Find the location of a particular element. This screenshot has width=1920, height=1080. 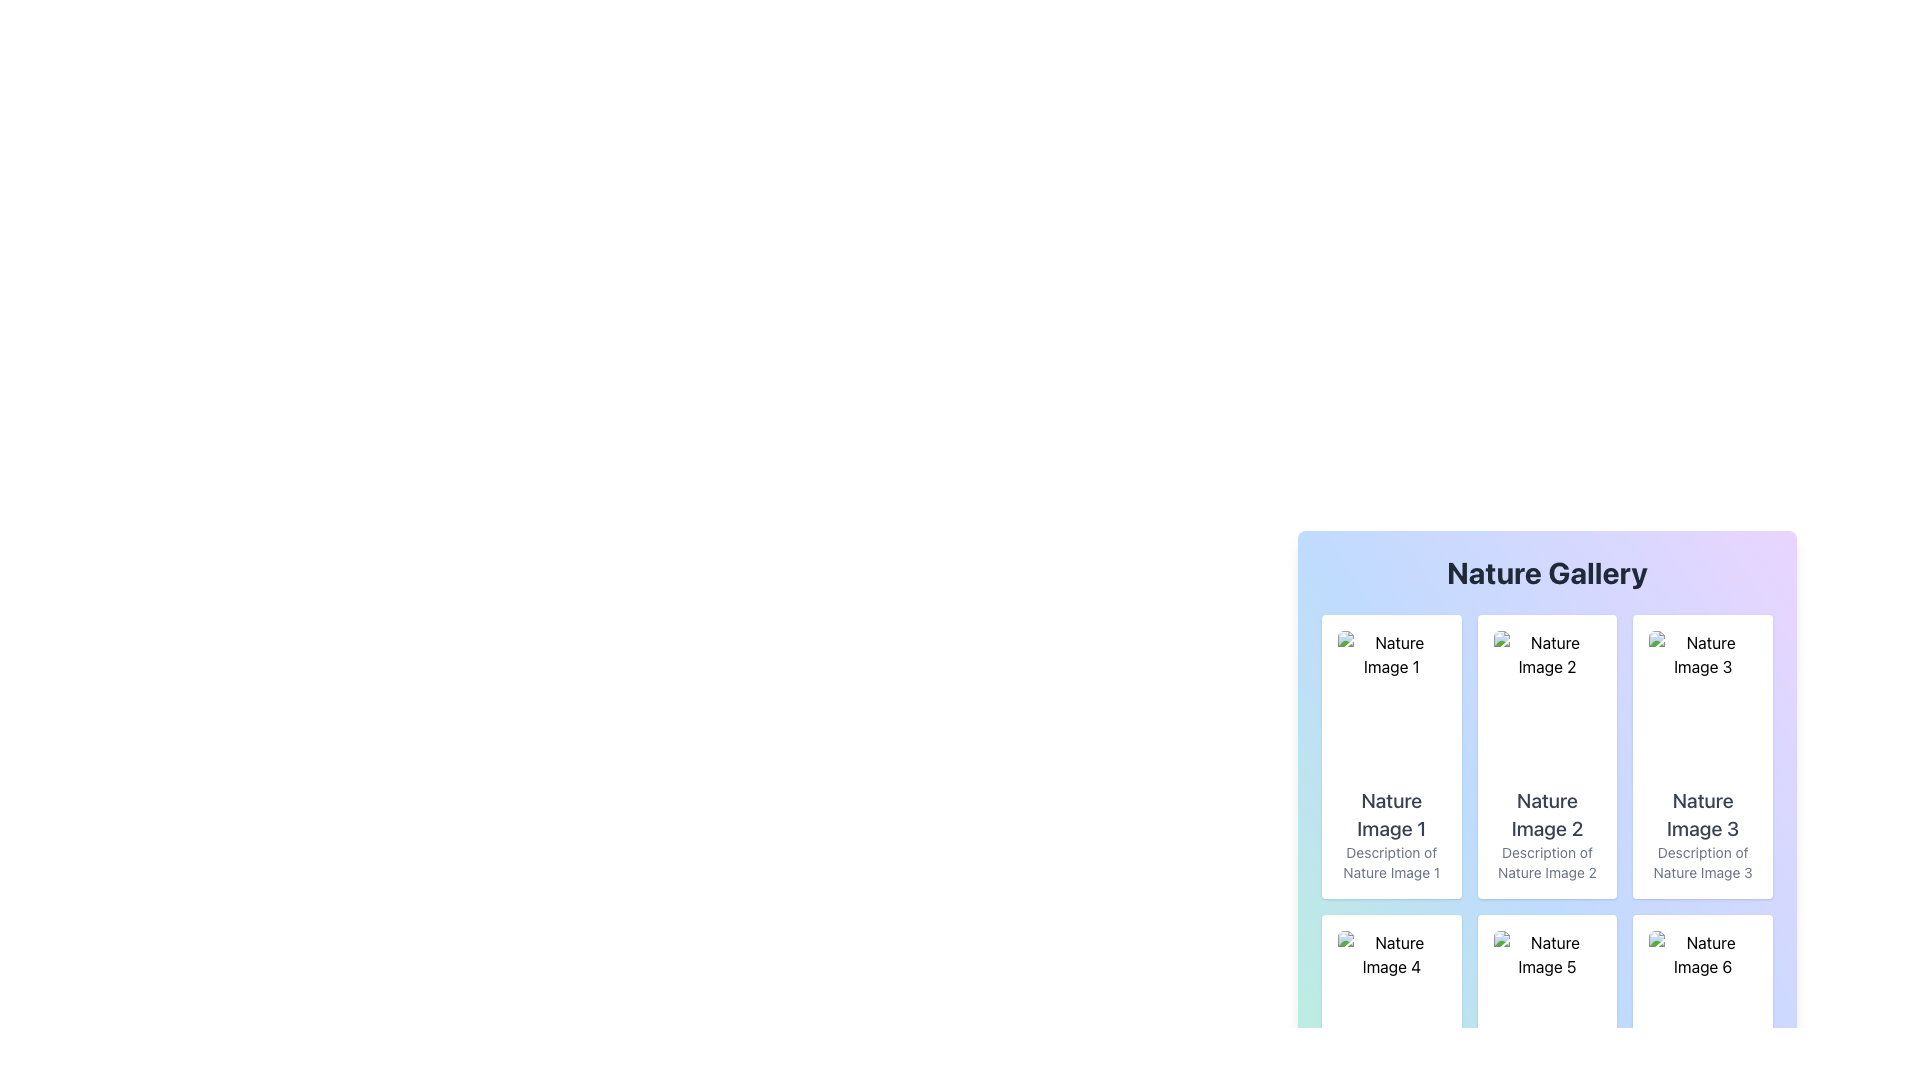

the text label 'Nature Image 2', which is styled with a large font size and dark gray color, located in the second column of the first row in the card layout is located at coordinates (1546, 814).